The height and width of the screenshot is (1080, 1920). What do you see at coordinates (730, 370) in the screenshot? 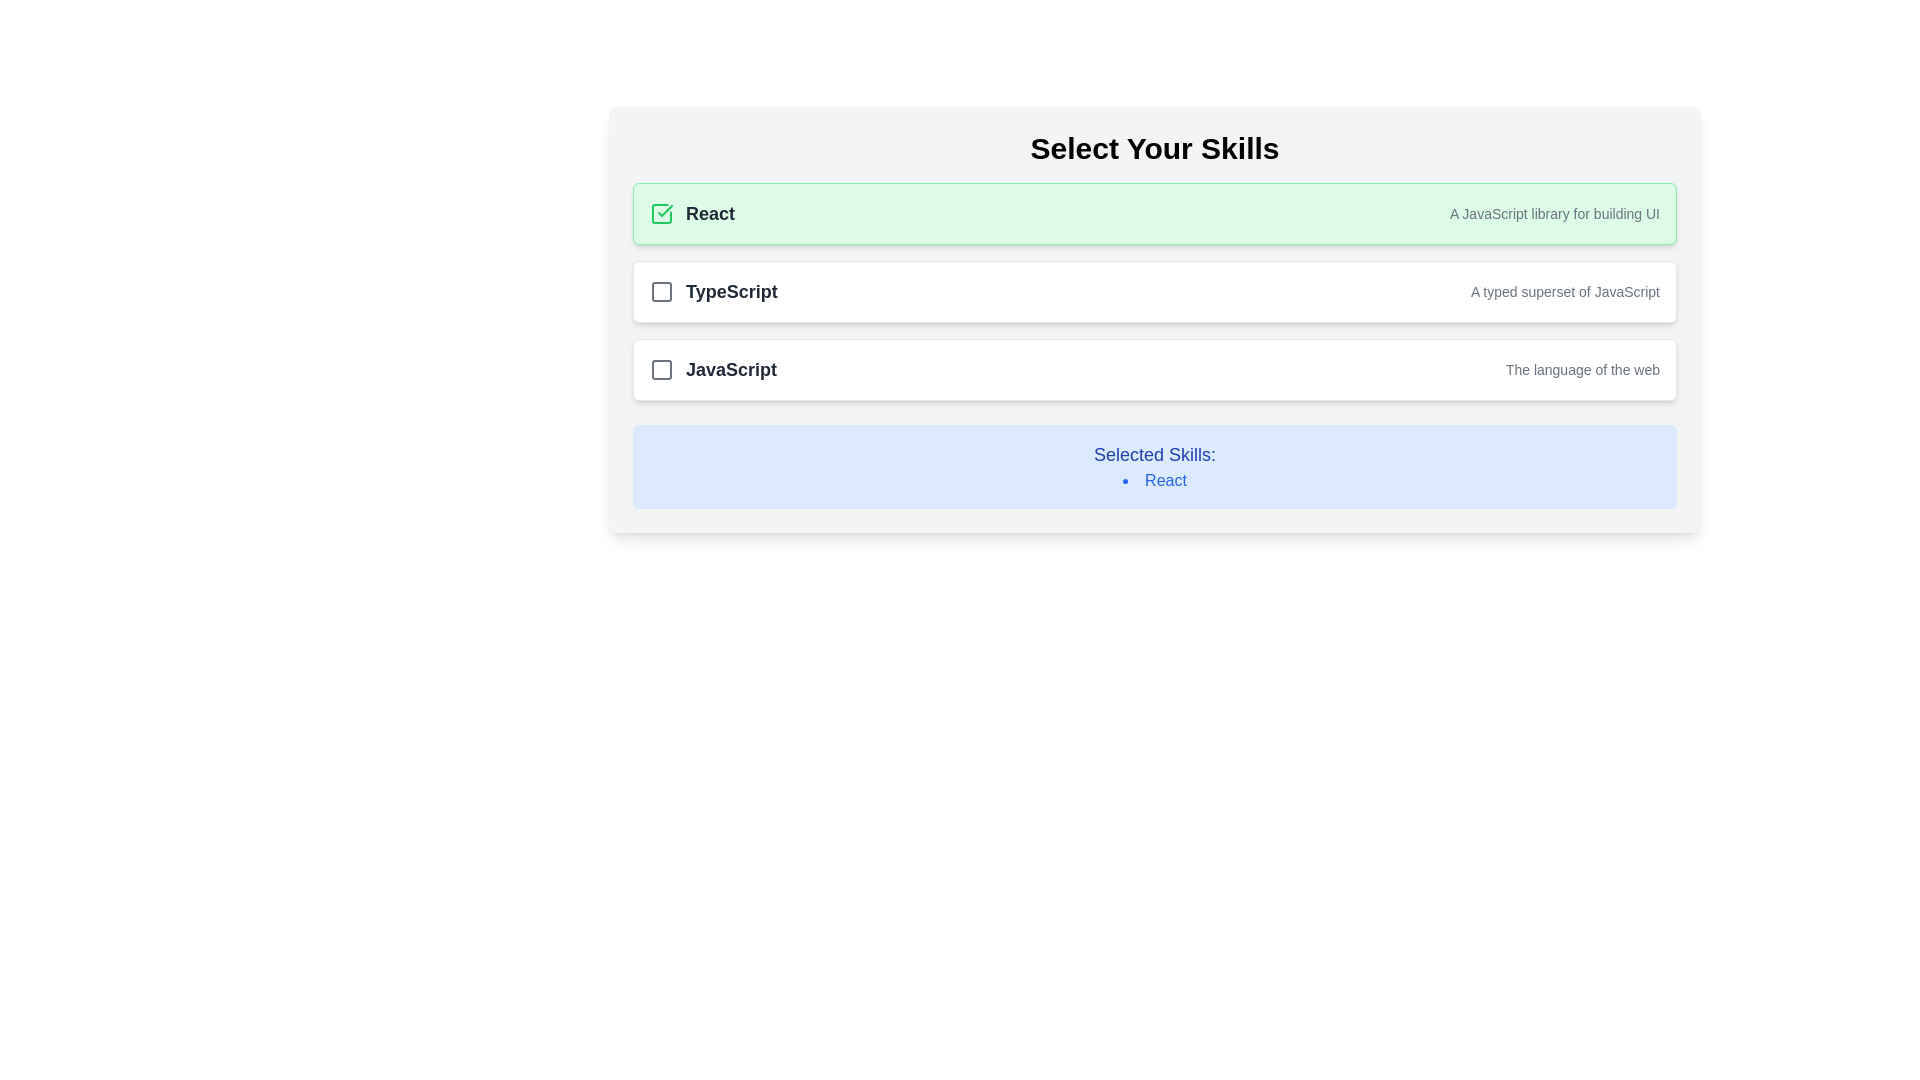
I see `the 'JavaScript' text label, which is styled with a large bold font and dark gray color, located in the third row of a skill selection list` at bounding box center [730, 370].